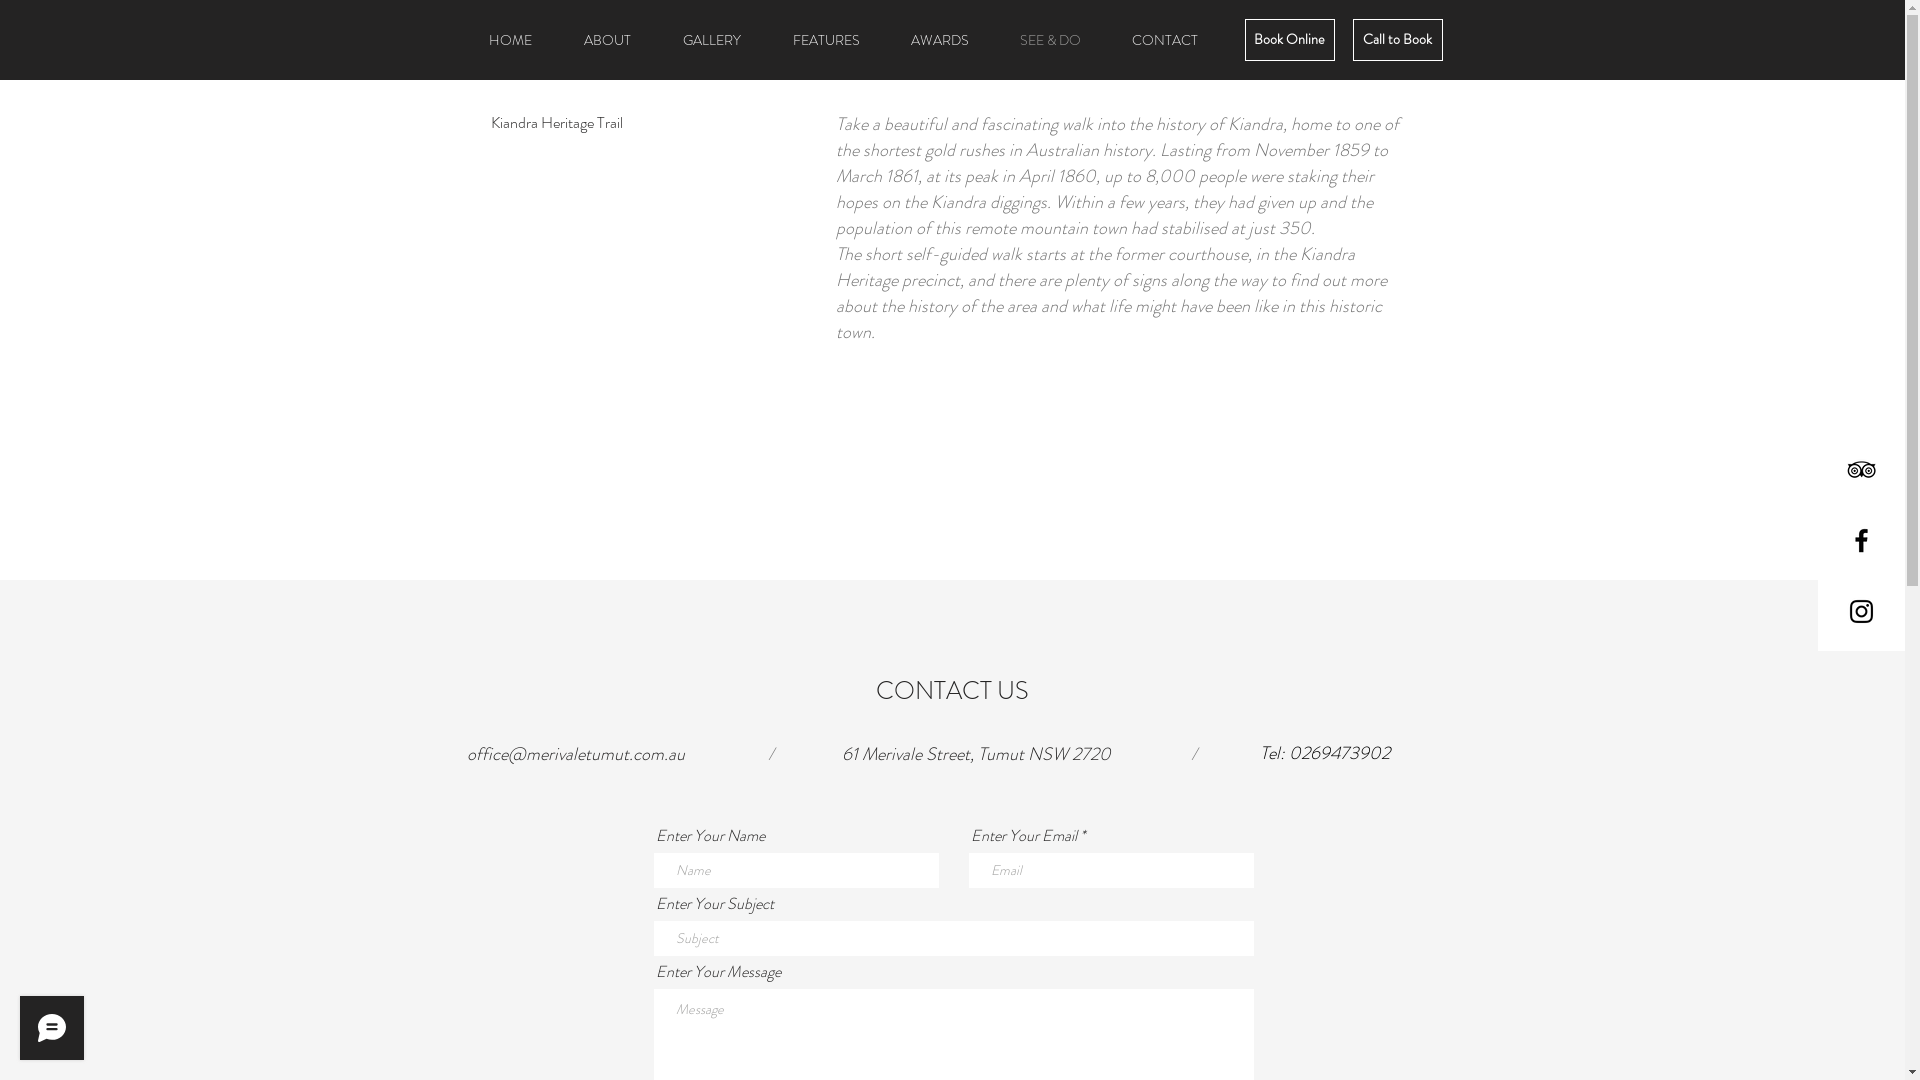 Image resolution: width=1920 pixels, height=1080 pixels. Describe the element at coordinates (1324, 753) in the screenshot. I see `'Tel: 0269473902'` at that location.